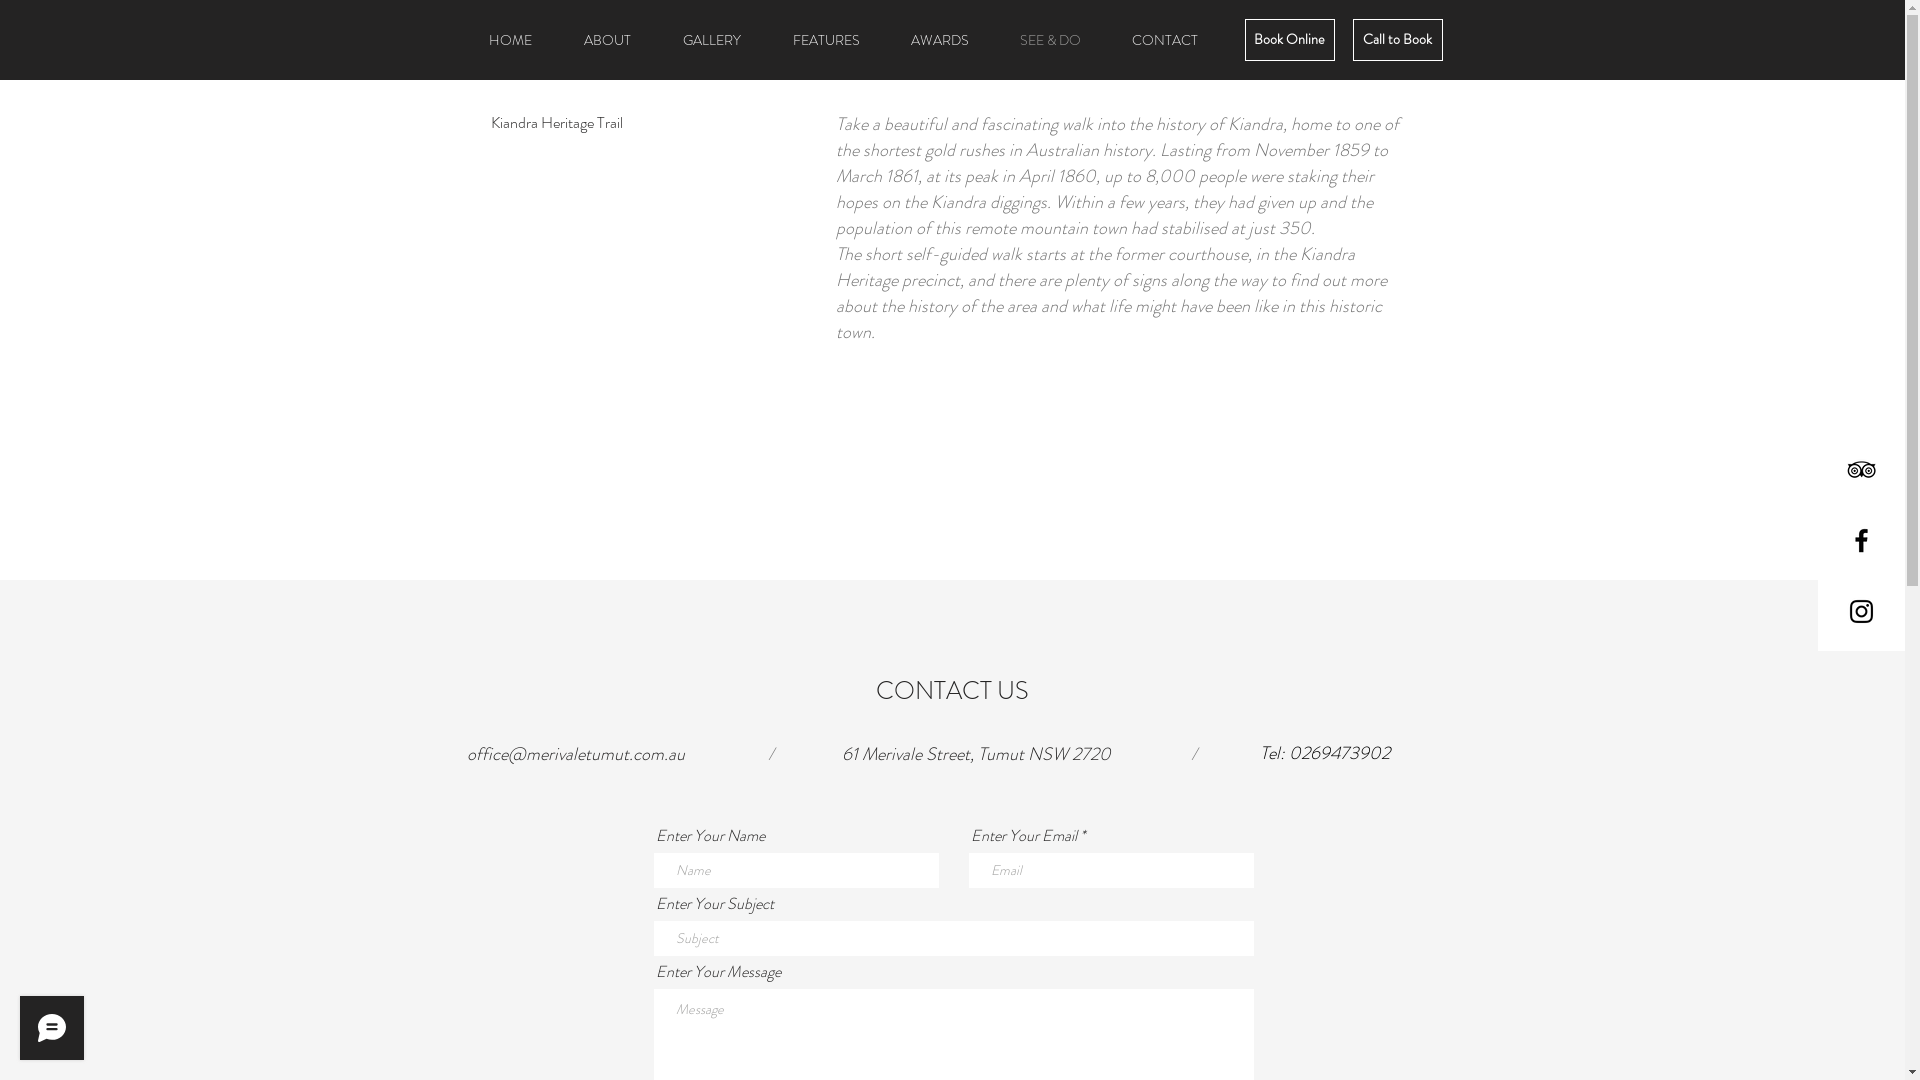 Image resolution: width=1920 pixels, height=1080 pixels. Describe the element at coordinates (1324, 753) in the screenshot. I see `'Tel: 0269473902'` at that location.